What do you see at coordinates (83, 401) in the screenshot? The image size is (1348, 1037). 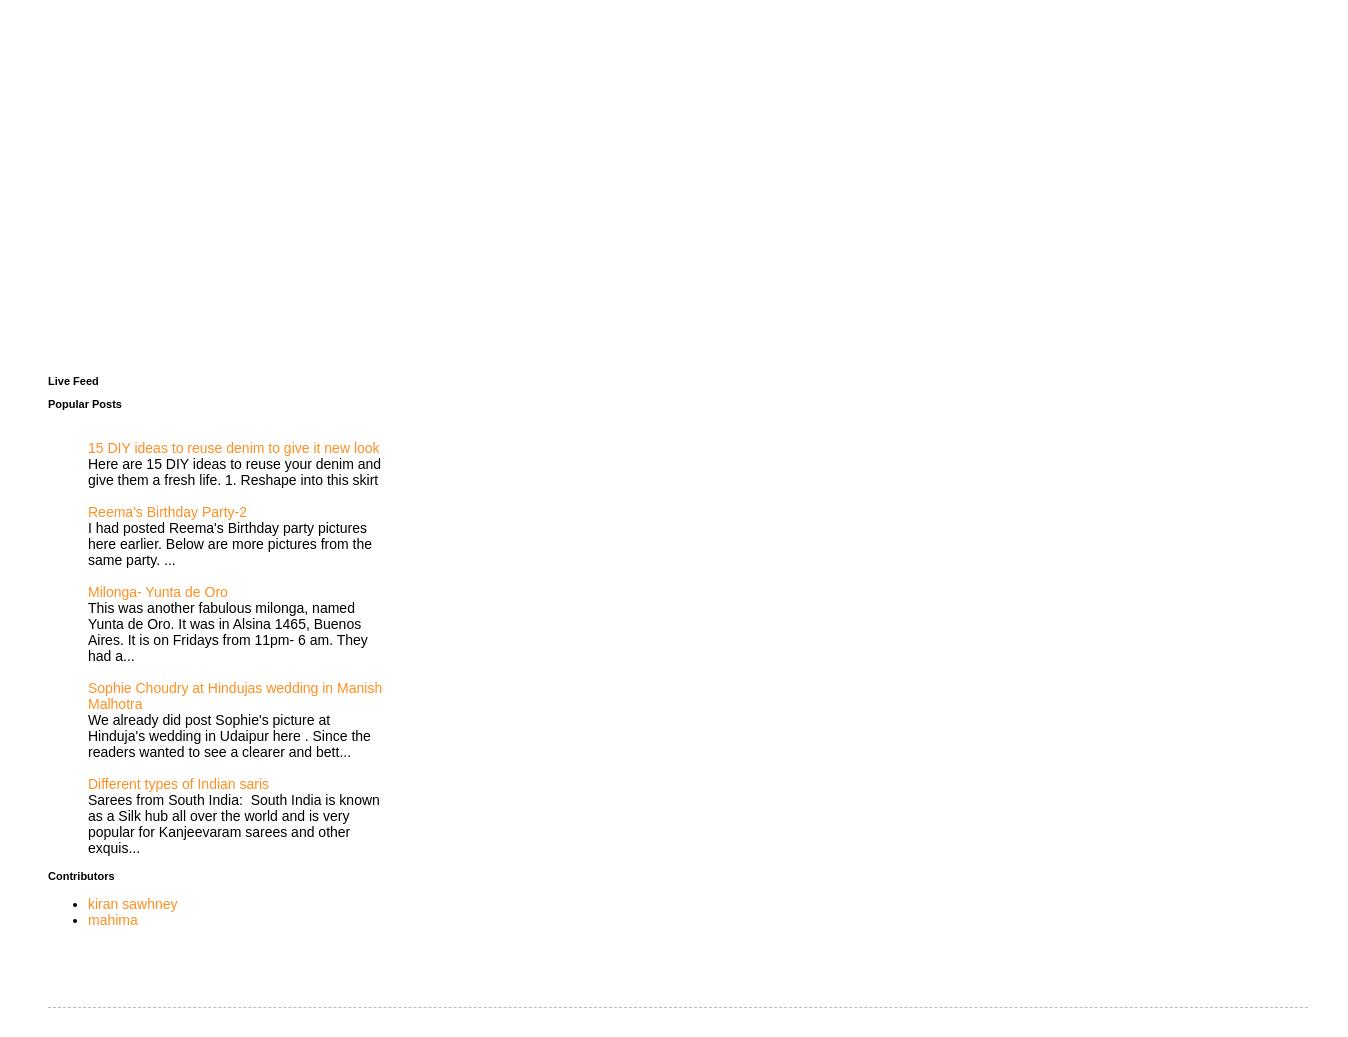 I see `'Popular Posts'` at bounding box center [83, 401].